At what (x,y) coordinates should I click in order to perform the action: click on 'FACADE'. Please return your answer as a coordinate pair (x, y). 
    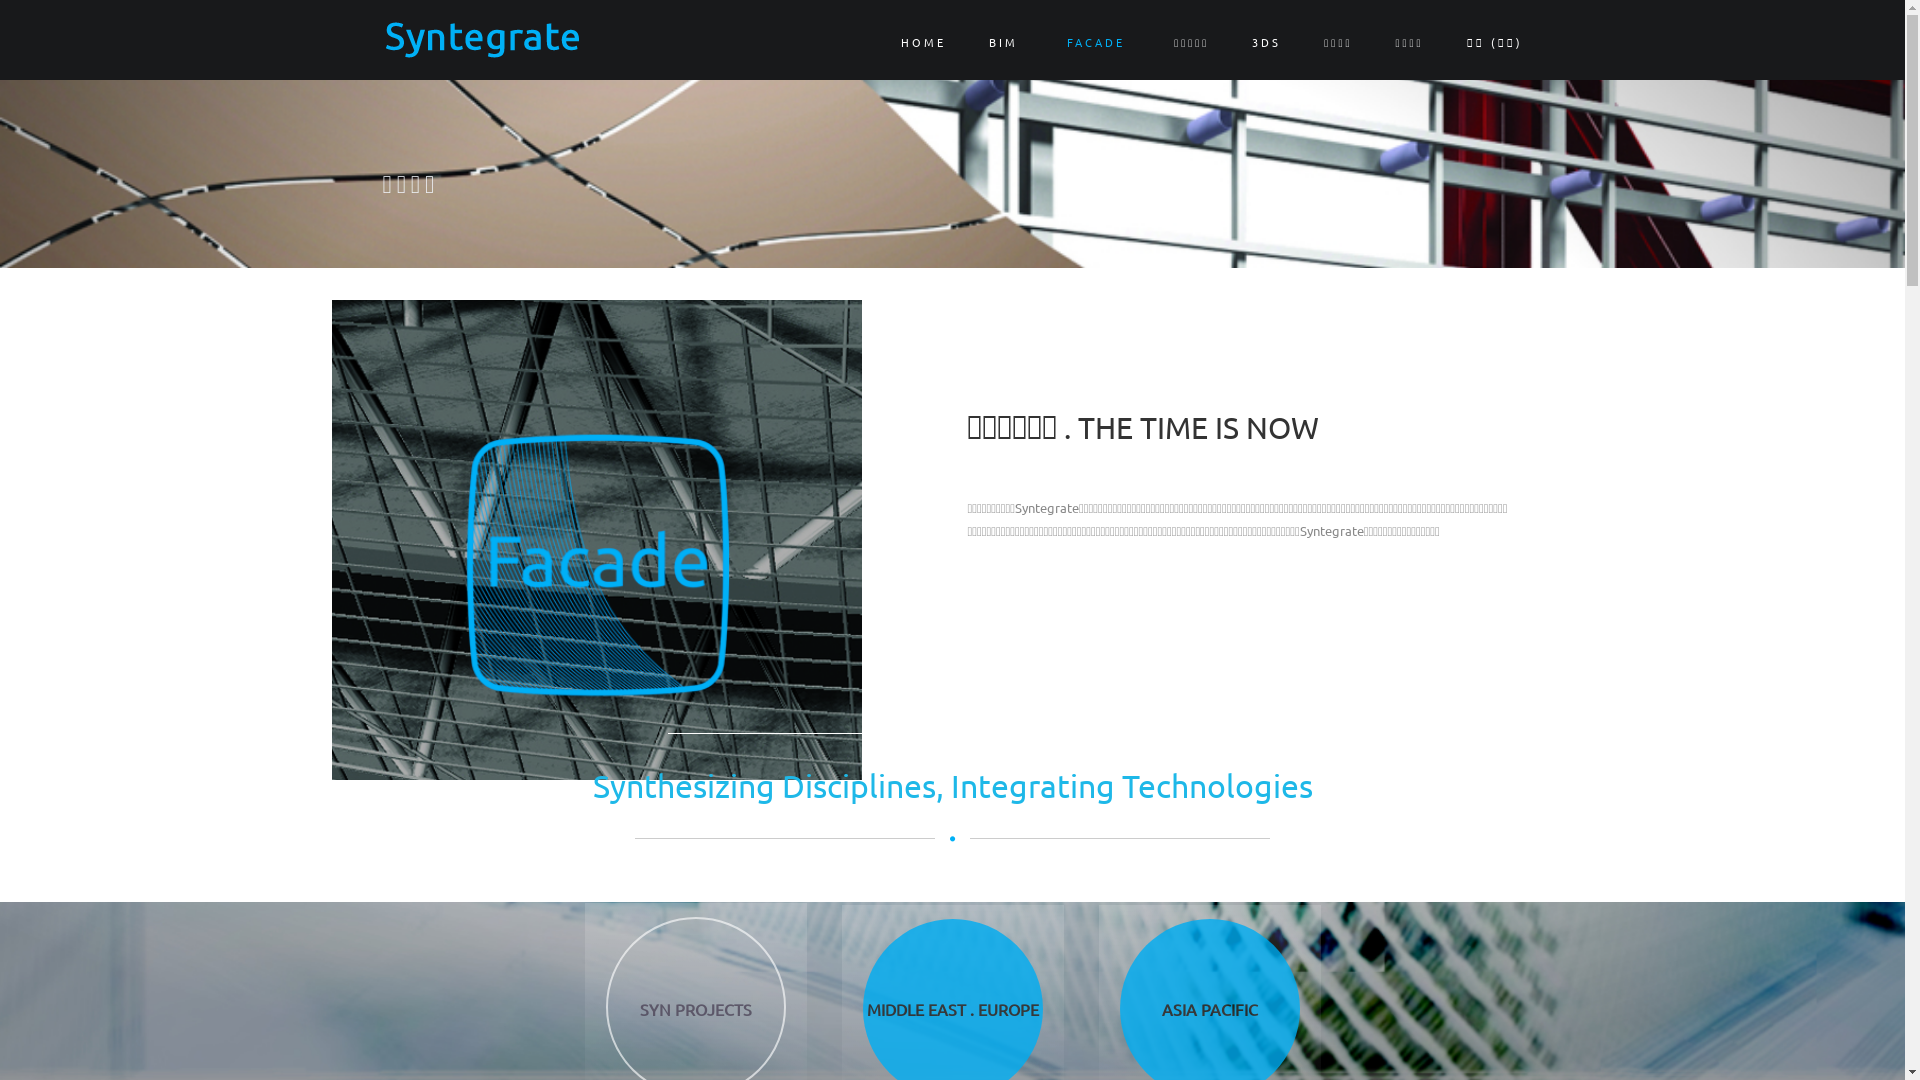
    Looking at the image, I should click on (1045, 45).